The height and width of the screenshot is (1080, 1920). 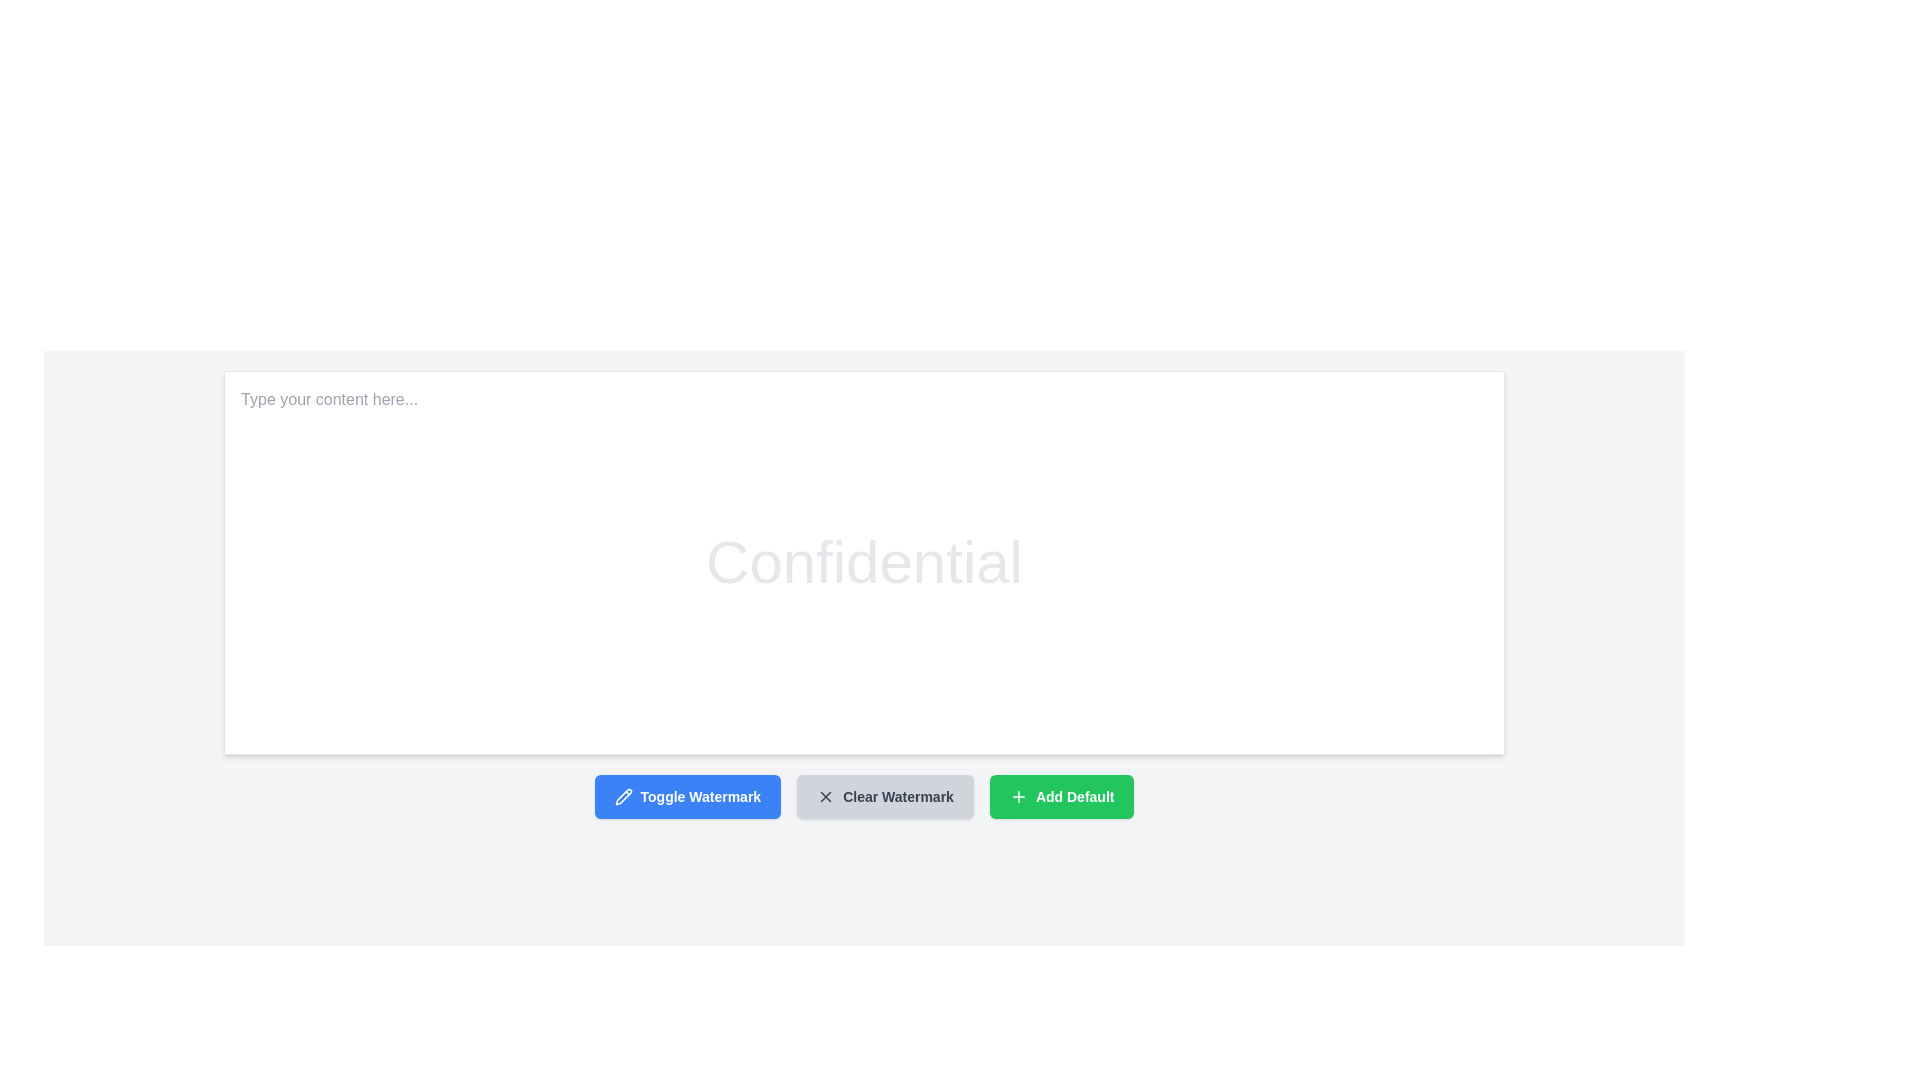 I want to click on the pencil-shaped icon rendered in outline style within the blue button labeled 'Toggle Watermark' as a visual indicator, so click(x=622, y=796).